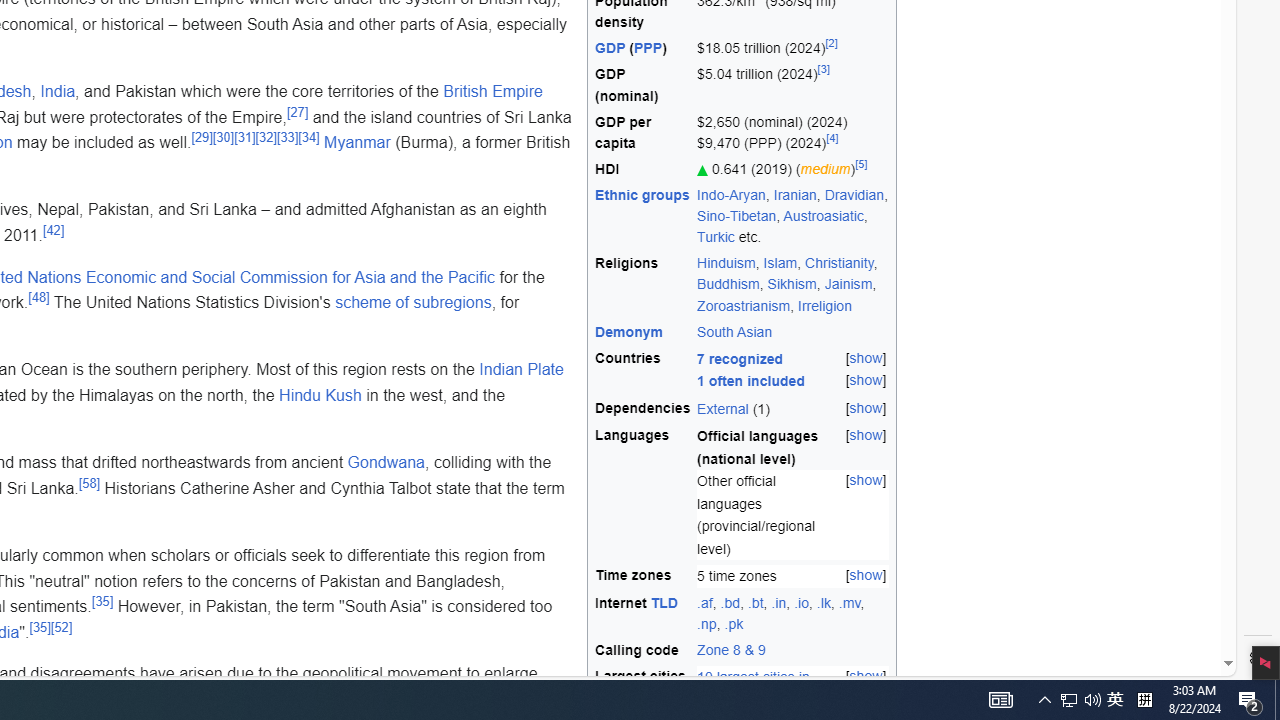 The image size is (1280, 720). What do you see at coordinates (790, 284) in the screenshot?
I see `'Sikhism'` at bounding box center [790, 284].